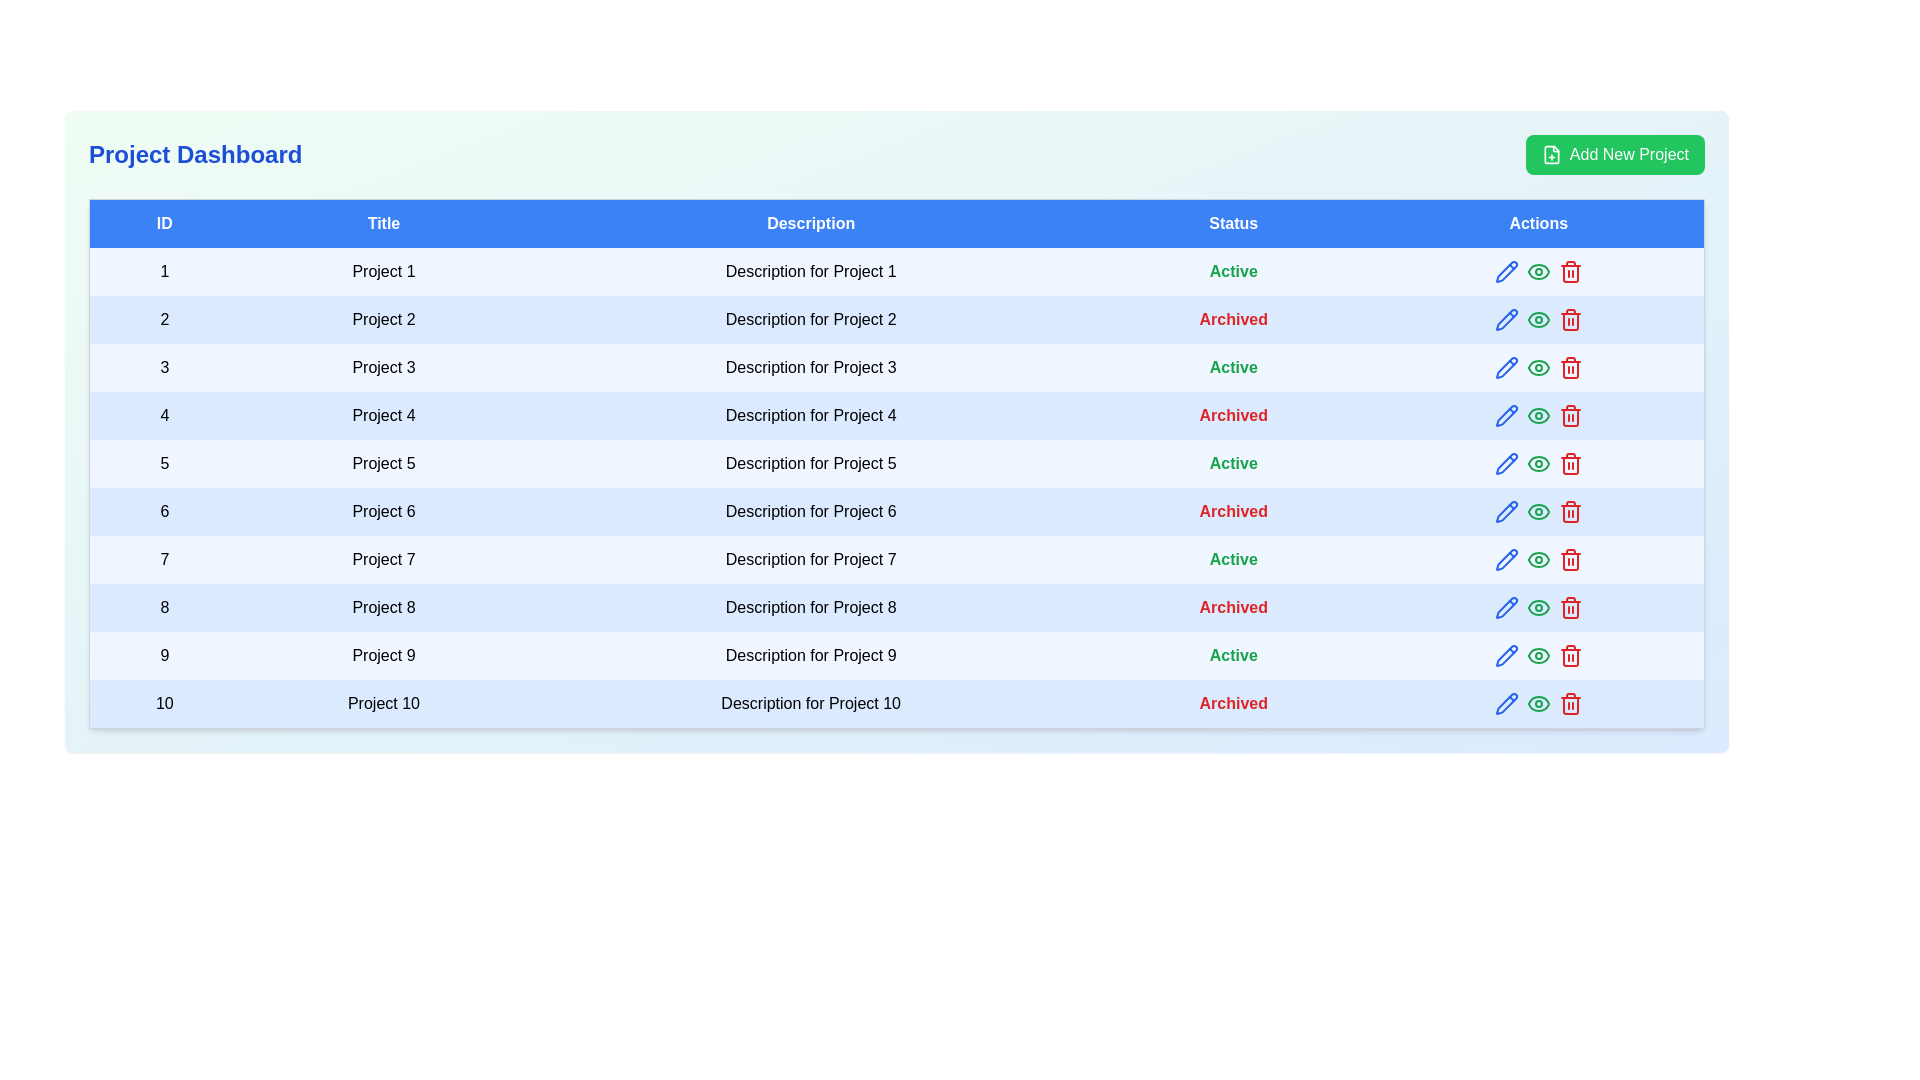 This screenshot has width=1920, height=1080. Describe the element at coordinates (1614, 153) in the screenshot. I see `the 'Add New Project' button` at that location.